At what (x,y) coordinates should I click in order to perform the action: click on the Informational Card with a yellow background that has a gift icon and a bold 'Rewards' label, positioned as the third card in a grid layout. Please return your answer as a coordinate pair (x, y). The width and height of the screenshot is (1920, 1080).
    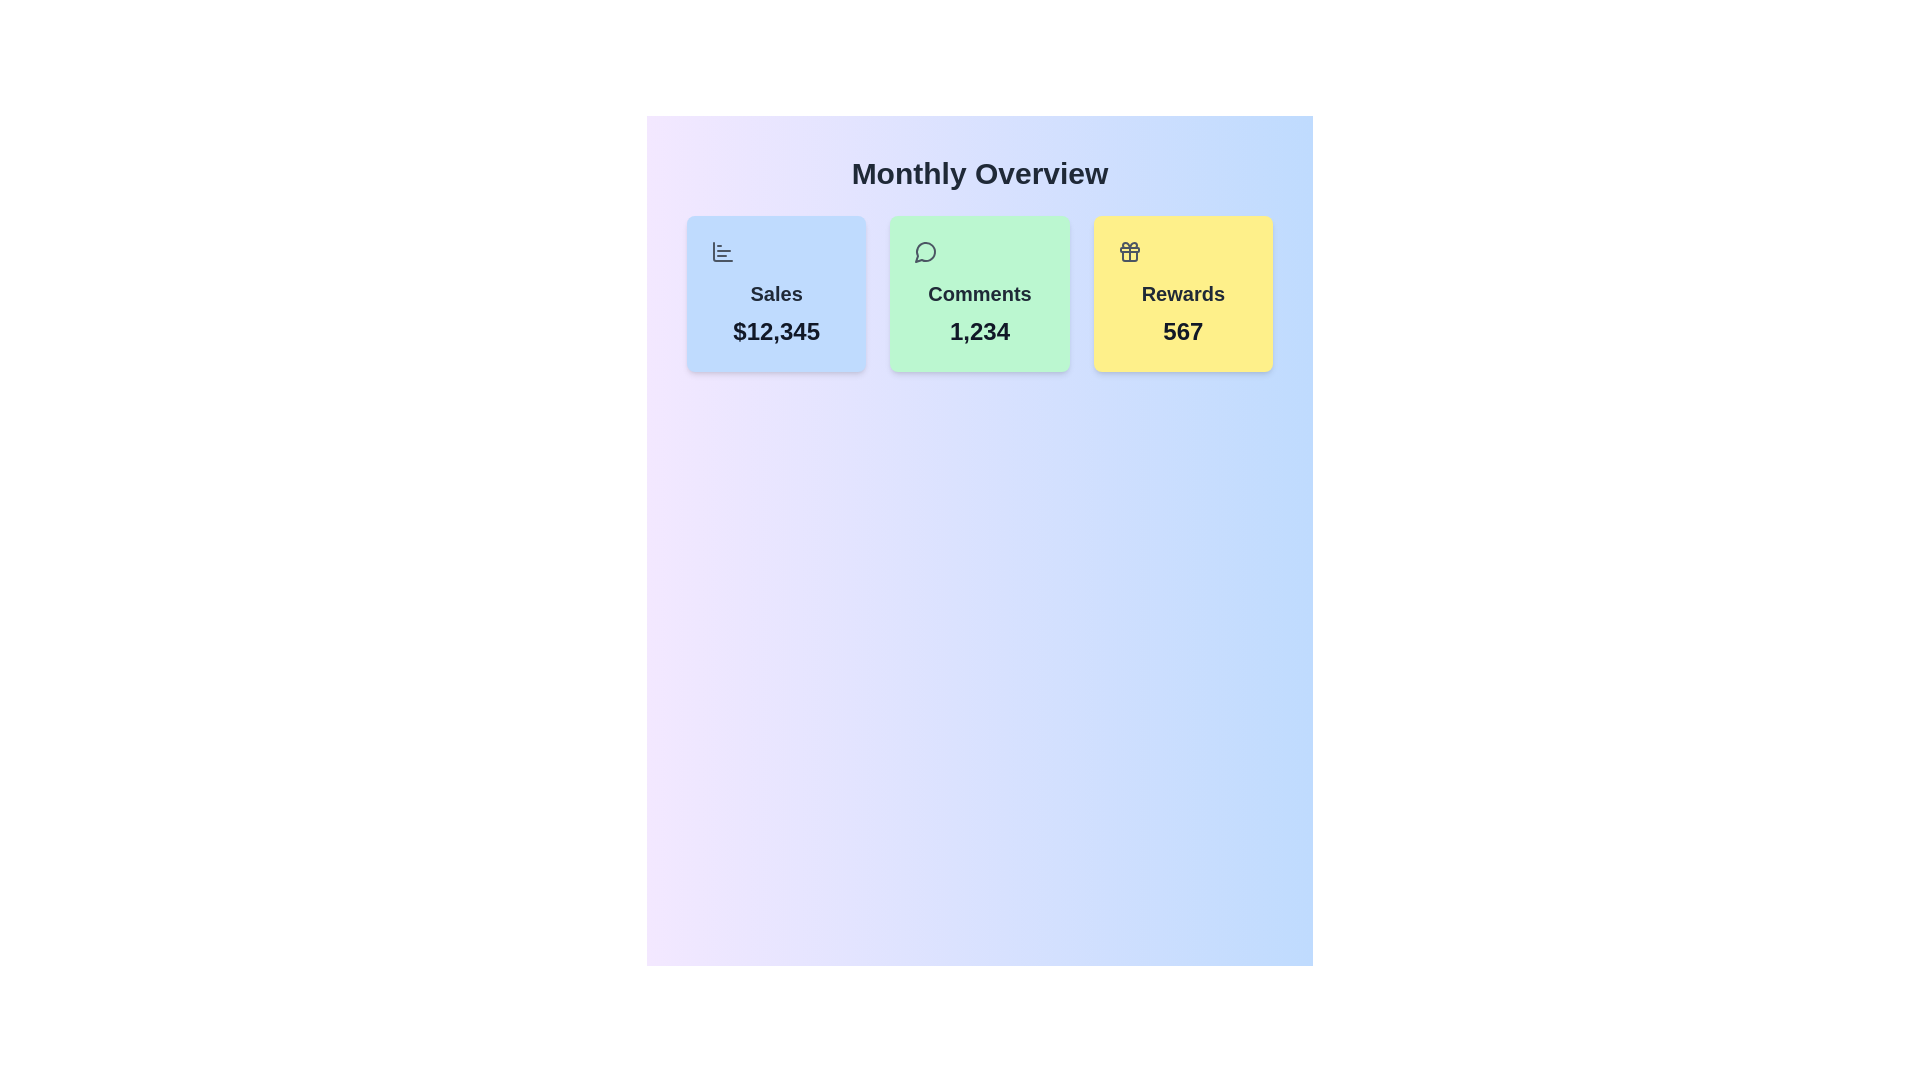
    Looking at the image, I should click on (1183, 293).